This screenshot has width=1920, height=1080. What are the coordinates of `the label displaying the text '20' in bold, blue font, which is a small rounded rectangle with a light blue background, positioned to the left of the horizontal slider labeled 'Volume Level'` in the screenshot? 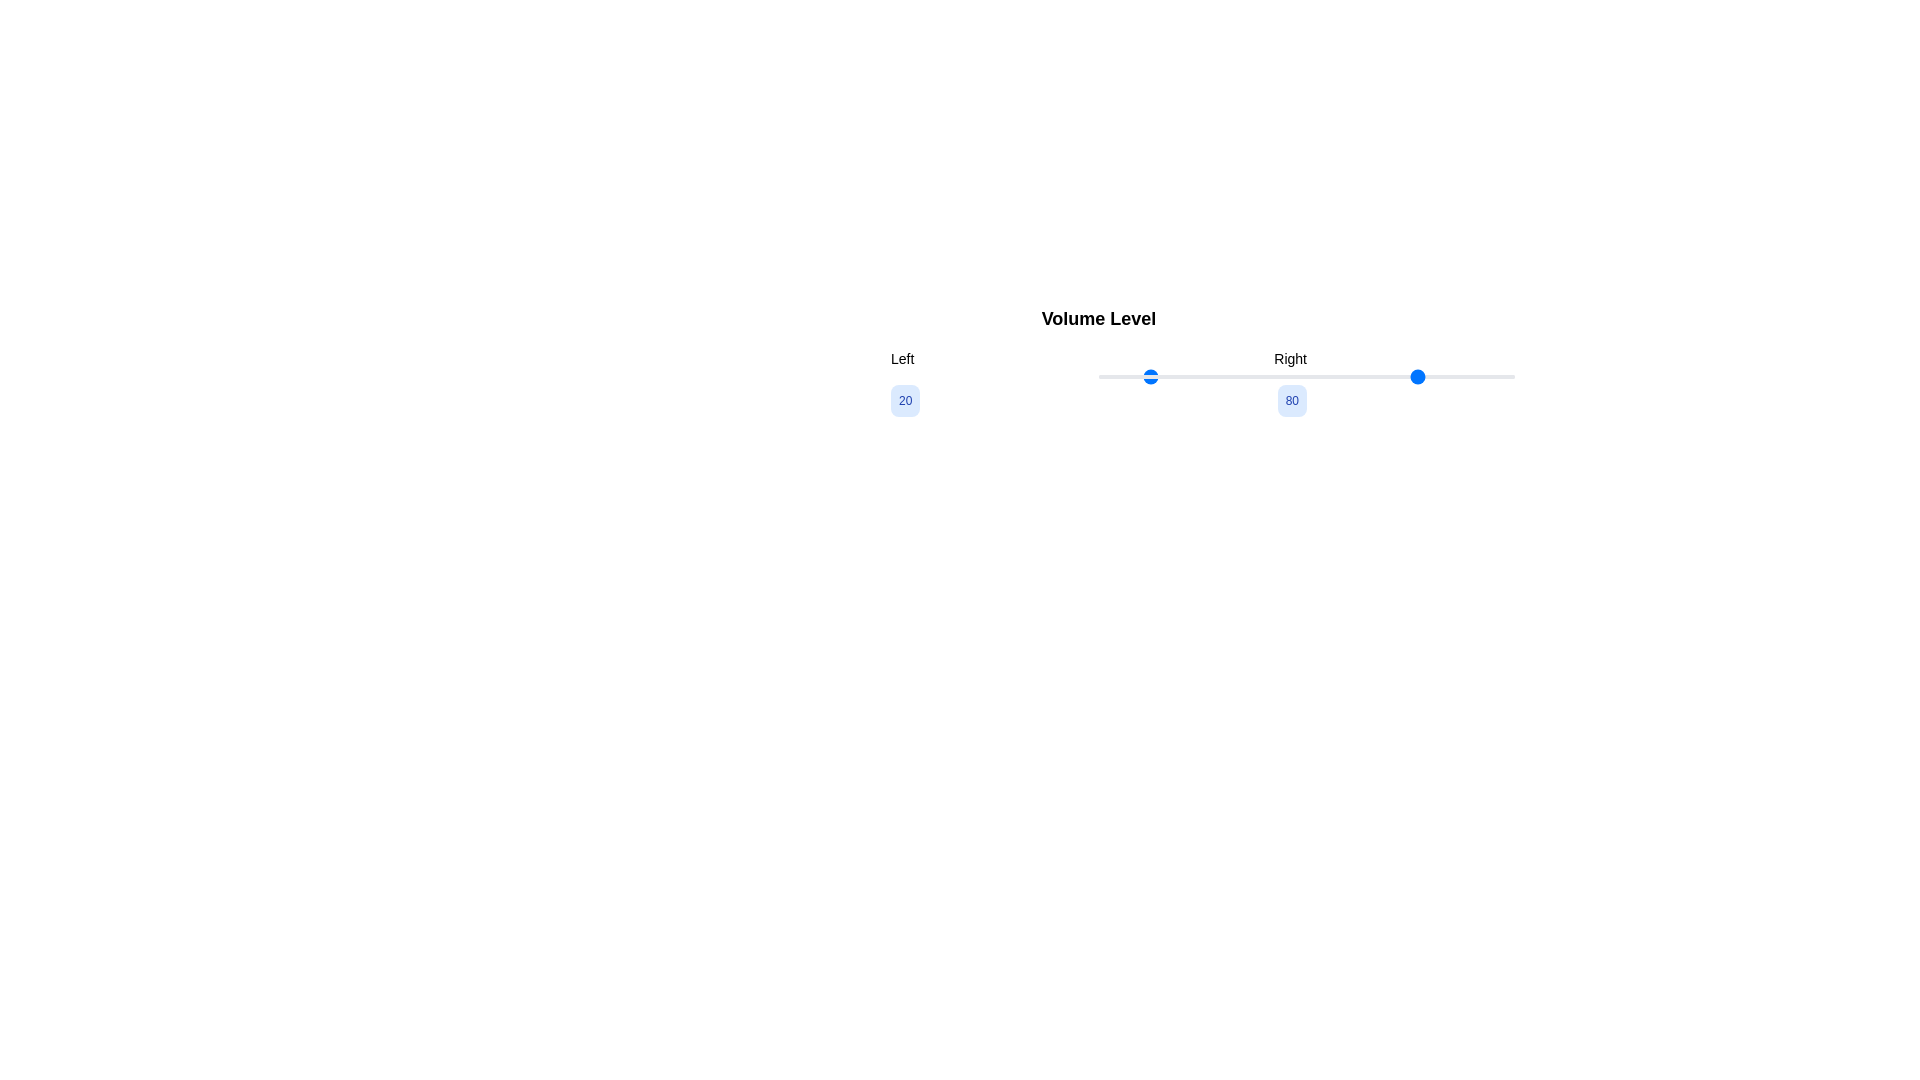 It's located at (904, 401).